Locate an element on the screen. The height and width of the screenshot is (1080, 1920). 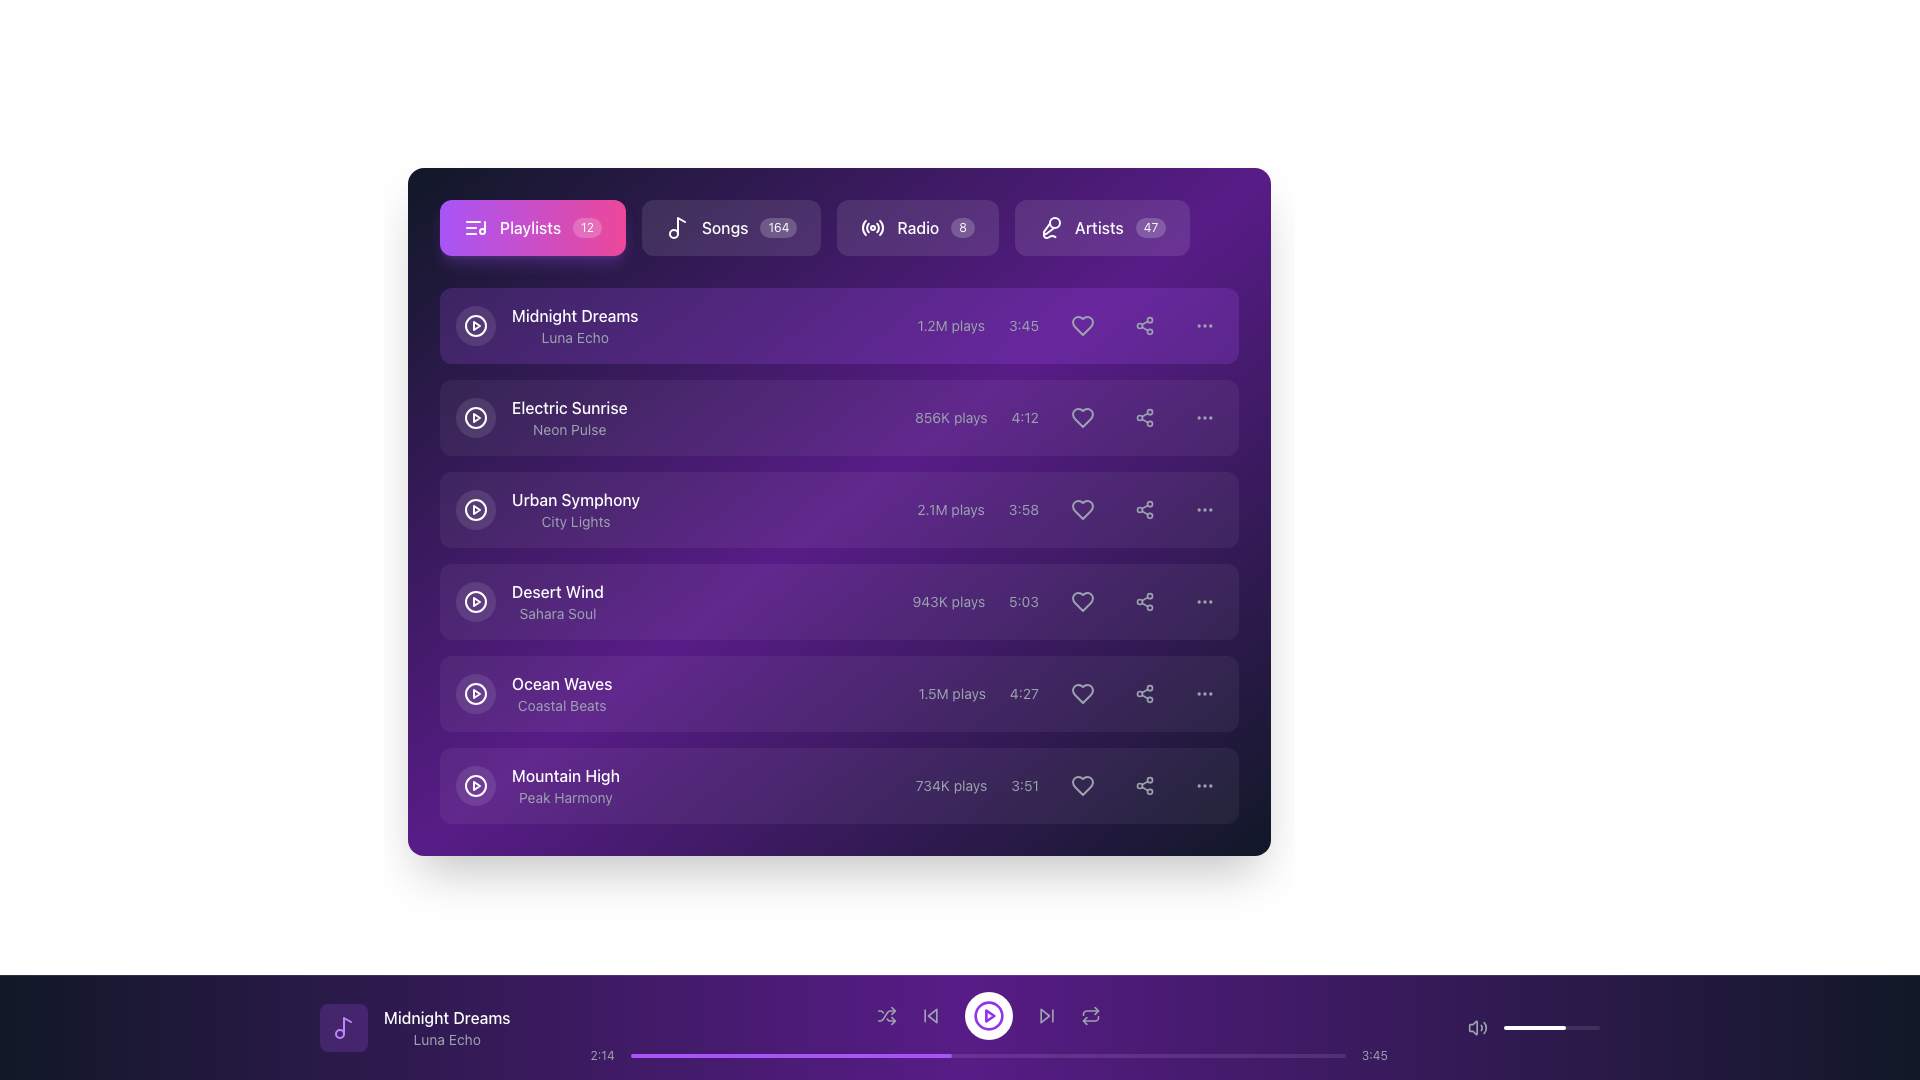
the subtitle text for the playlist entry titled 'Desert Wind', which is located below the bold text and slightly inset from the left margin in the highlighted row is located at coordinates (557, 612).